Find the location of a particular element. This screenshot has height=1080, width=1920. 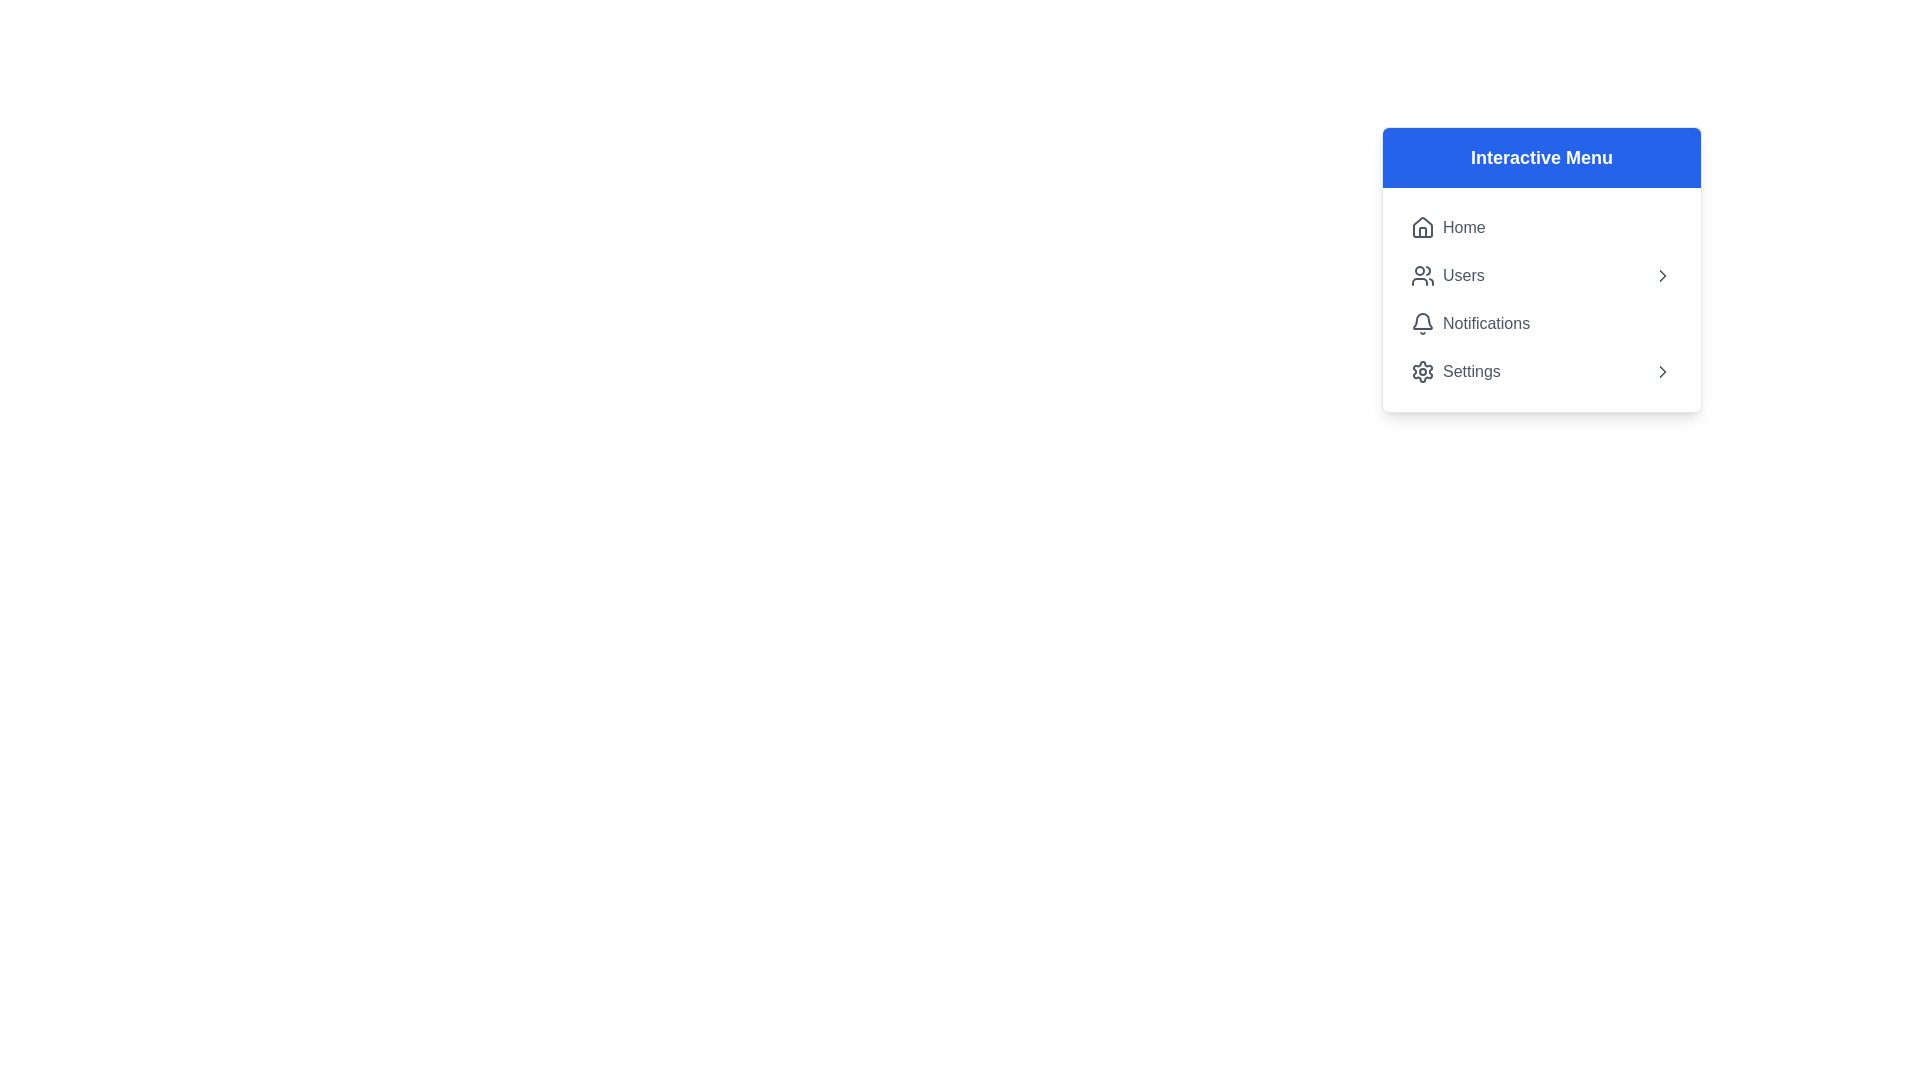

the 'Interactive Menu' navigation element located in the top-right section of the layout is located at coordinates (1609, 367).